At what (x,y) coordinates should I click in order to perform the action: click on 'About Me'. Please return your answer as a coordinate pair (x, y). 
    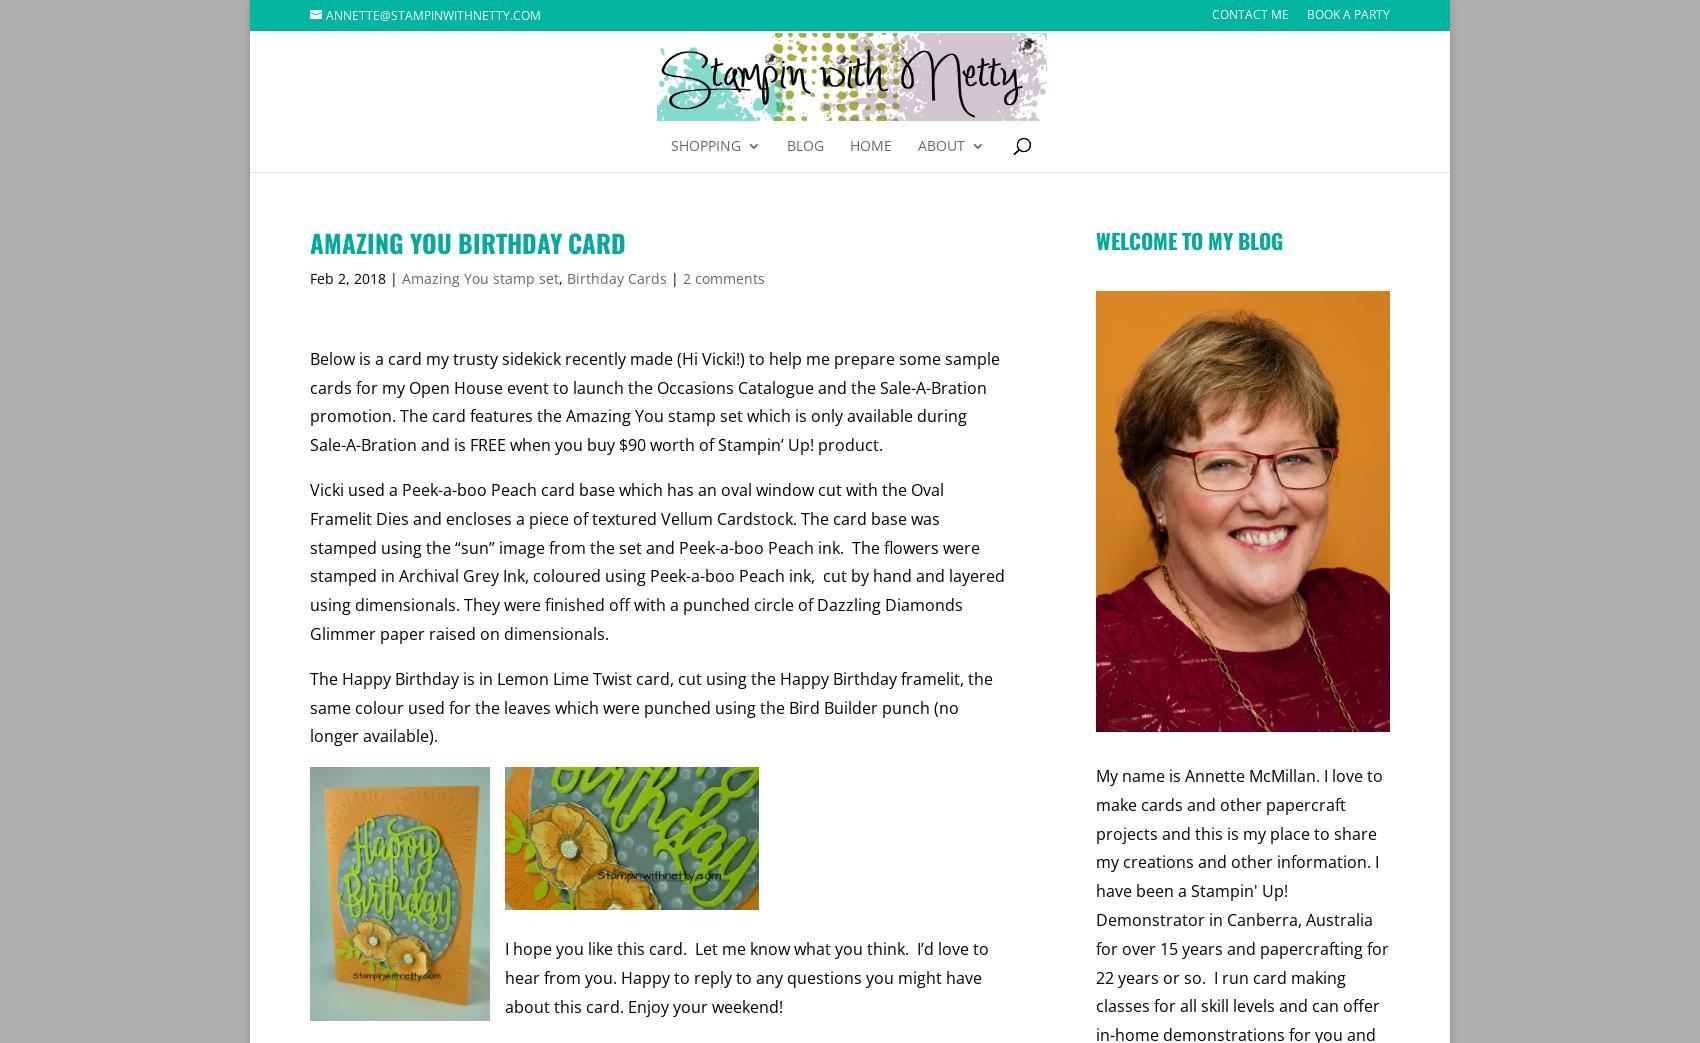
    Looking at the image, I should click on (956, 213).